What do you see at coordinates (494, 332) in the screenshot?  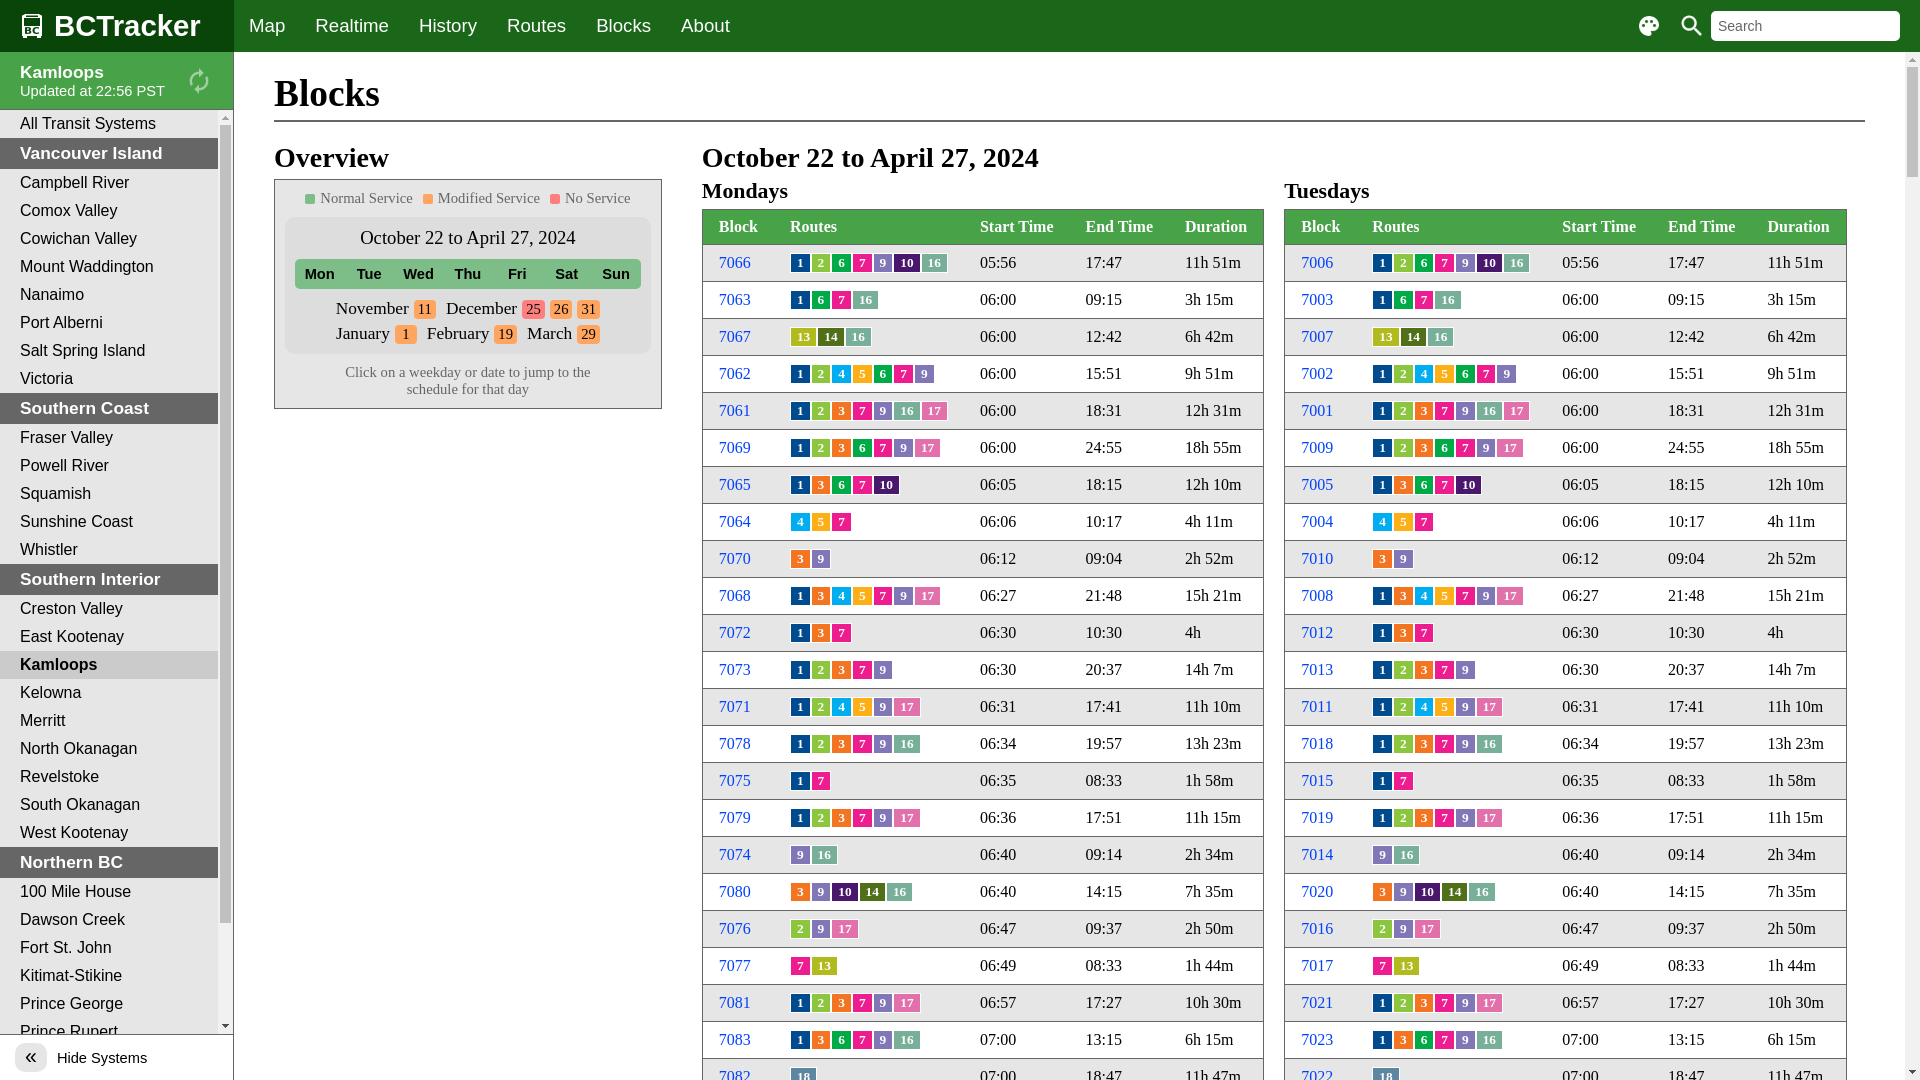 I see `'19'` at bounding box center [494, 332].